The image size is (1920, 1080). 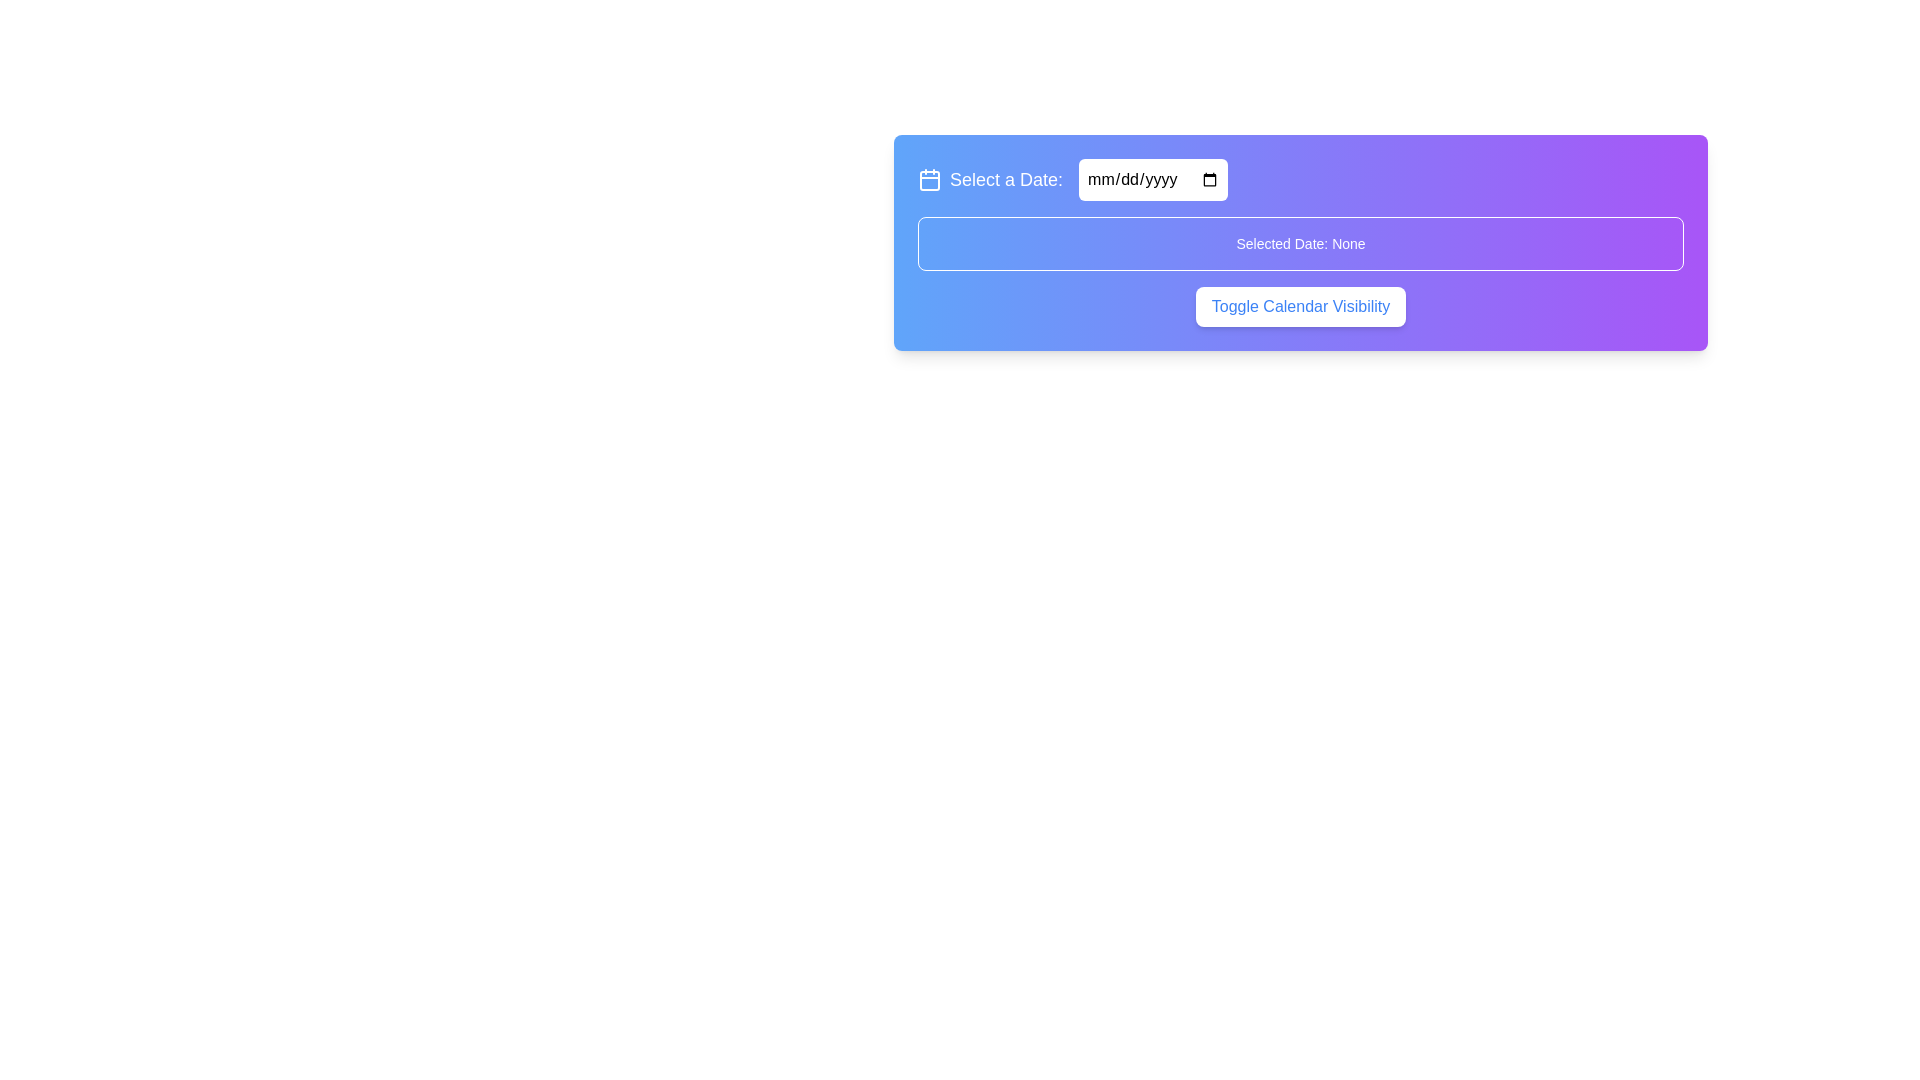 What do you see at coordinates (1153, 180) in the screenshot?
I see `the Date input field located to the right of the 'Select a Date:' label` at bounding box center [1153, 180].